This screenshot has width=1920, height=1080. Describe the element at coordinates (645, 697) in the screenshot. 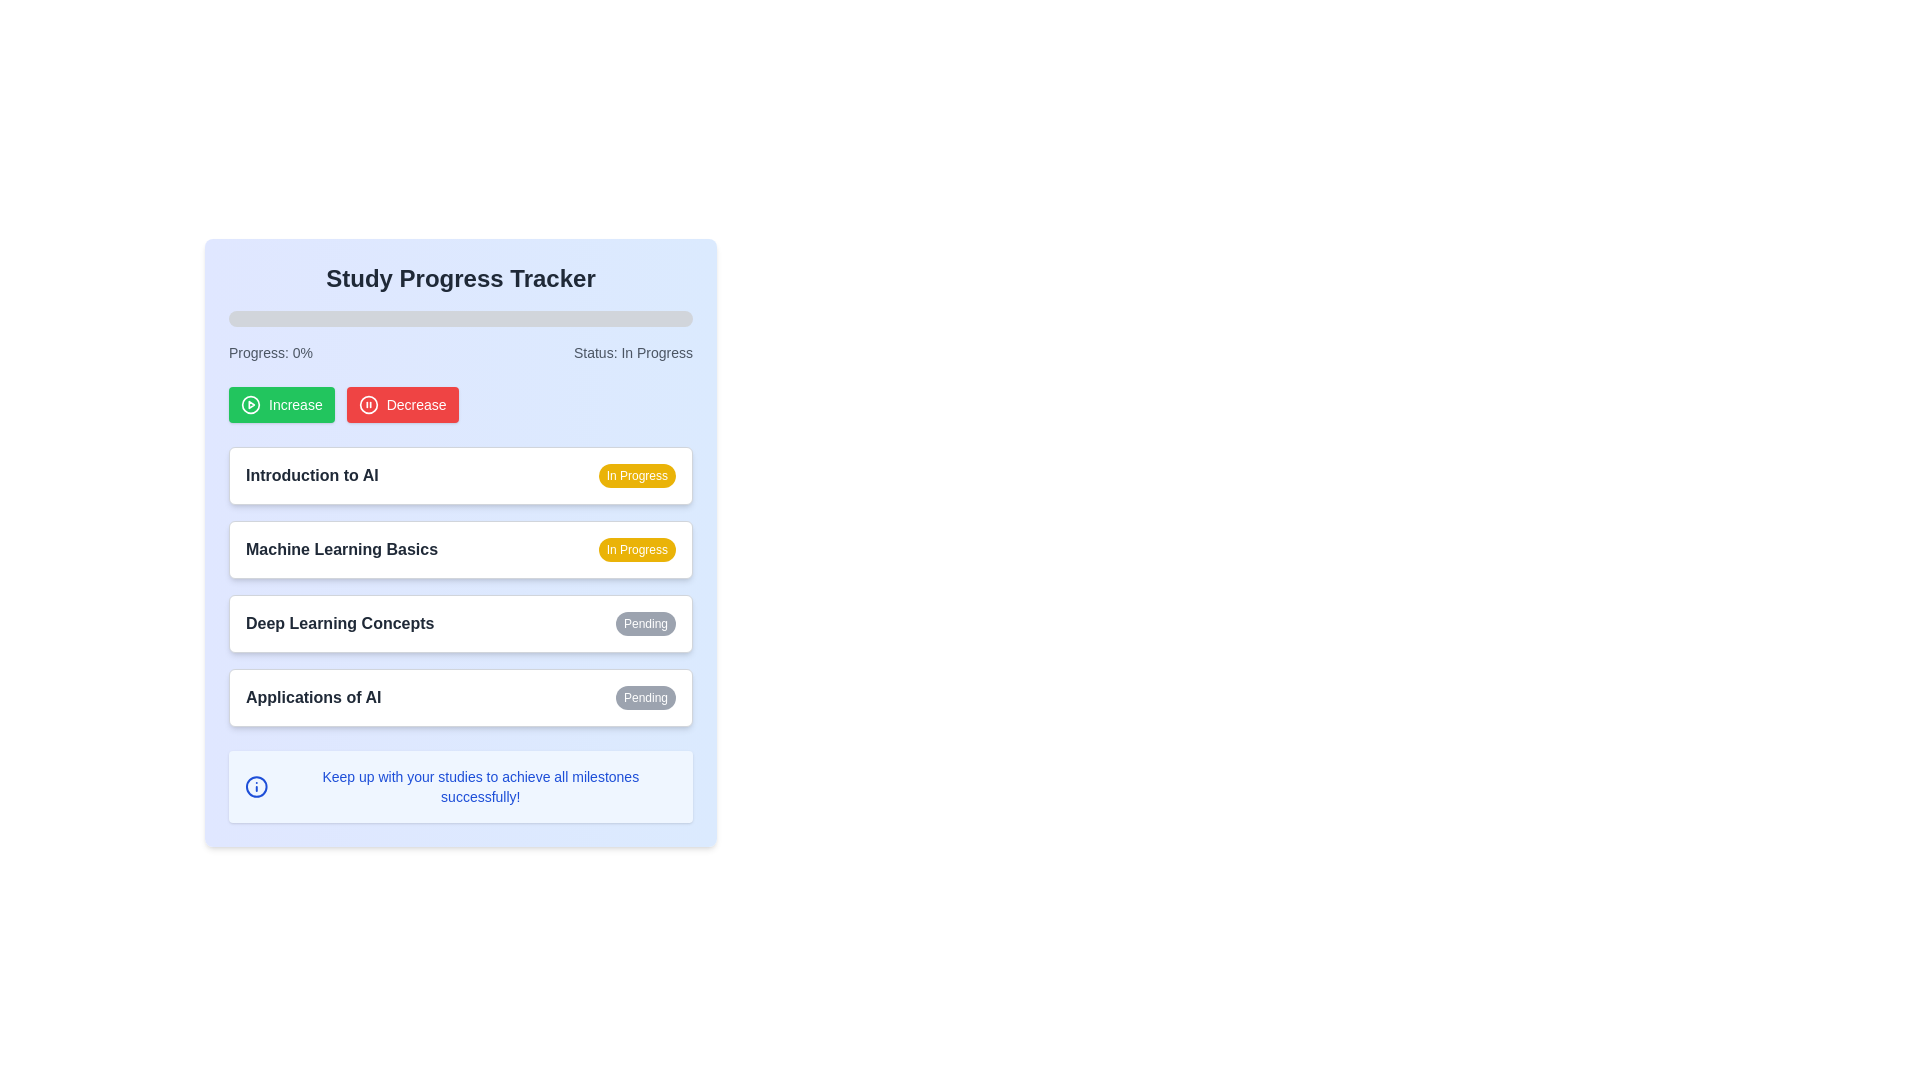

I see `the Status Badge which has a grey background and white text reading 'Pending', located at the bottom-right of the card displaying 'Applications of AI'` at that location.